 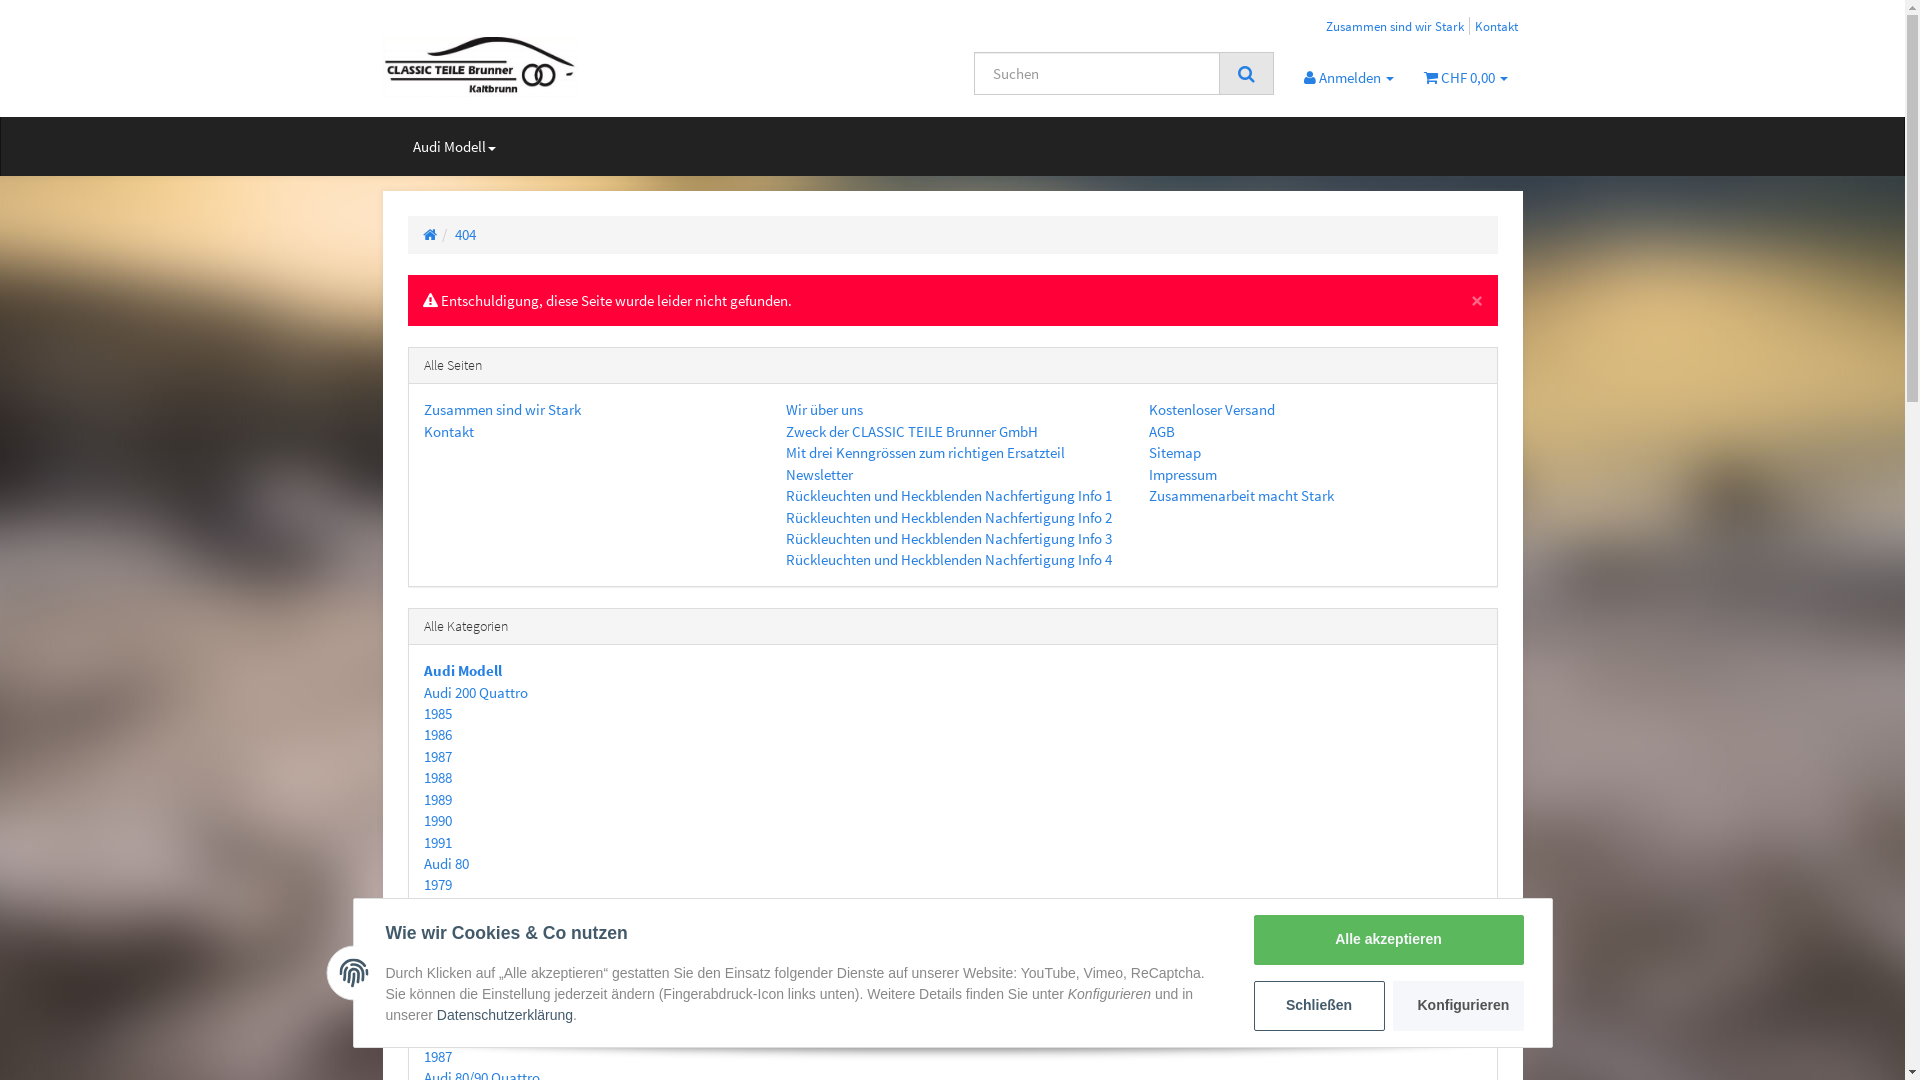 I want to click on '1990', so click(x=436, y=820).